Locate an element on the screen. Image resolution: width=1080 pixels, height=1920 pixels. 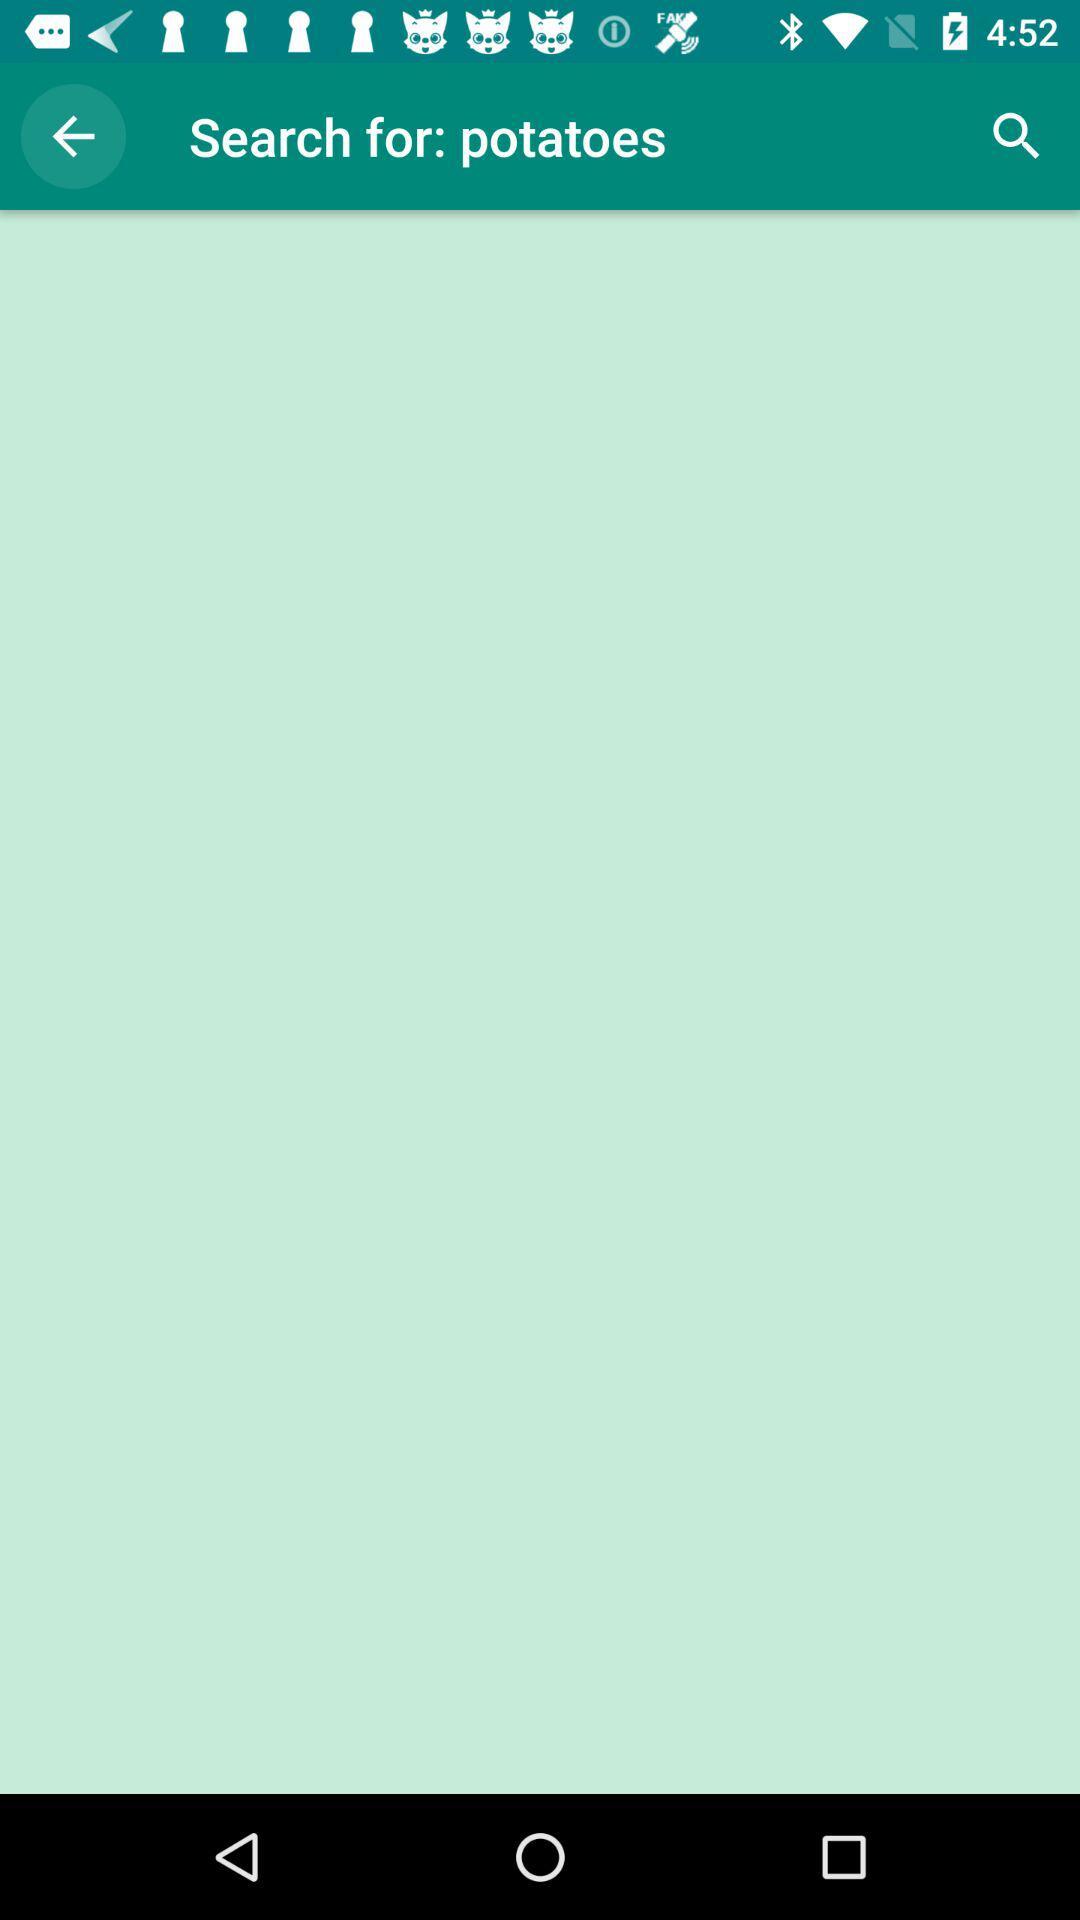
the icon at the top left corner is located at coordinates (72, 135).